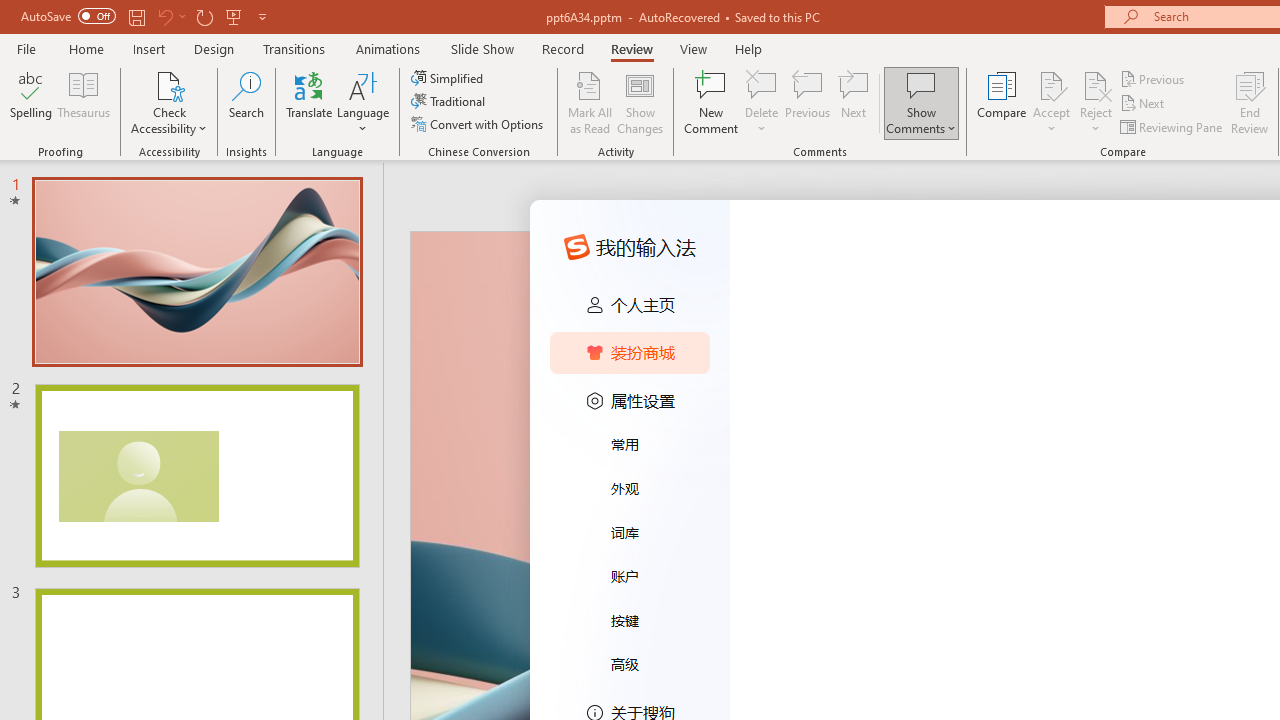 The height and width of the screenshot is (720, 1280). I want to click on 'Reject', so click(1095, 103).